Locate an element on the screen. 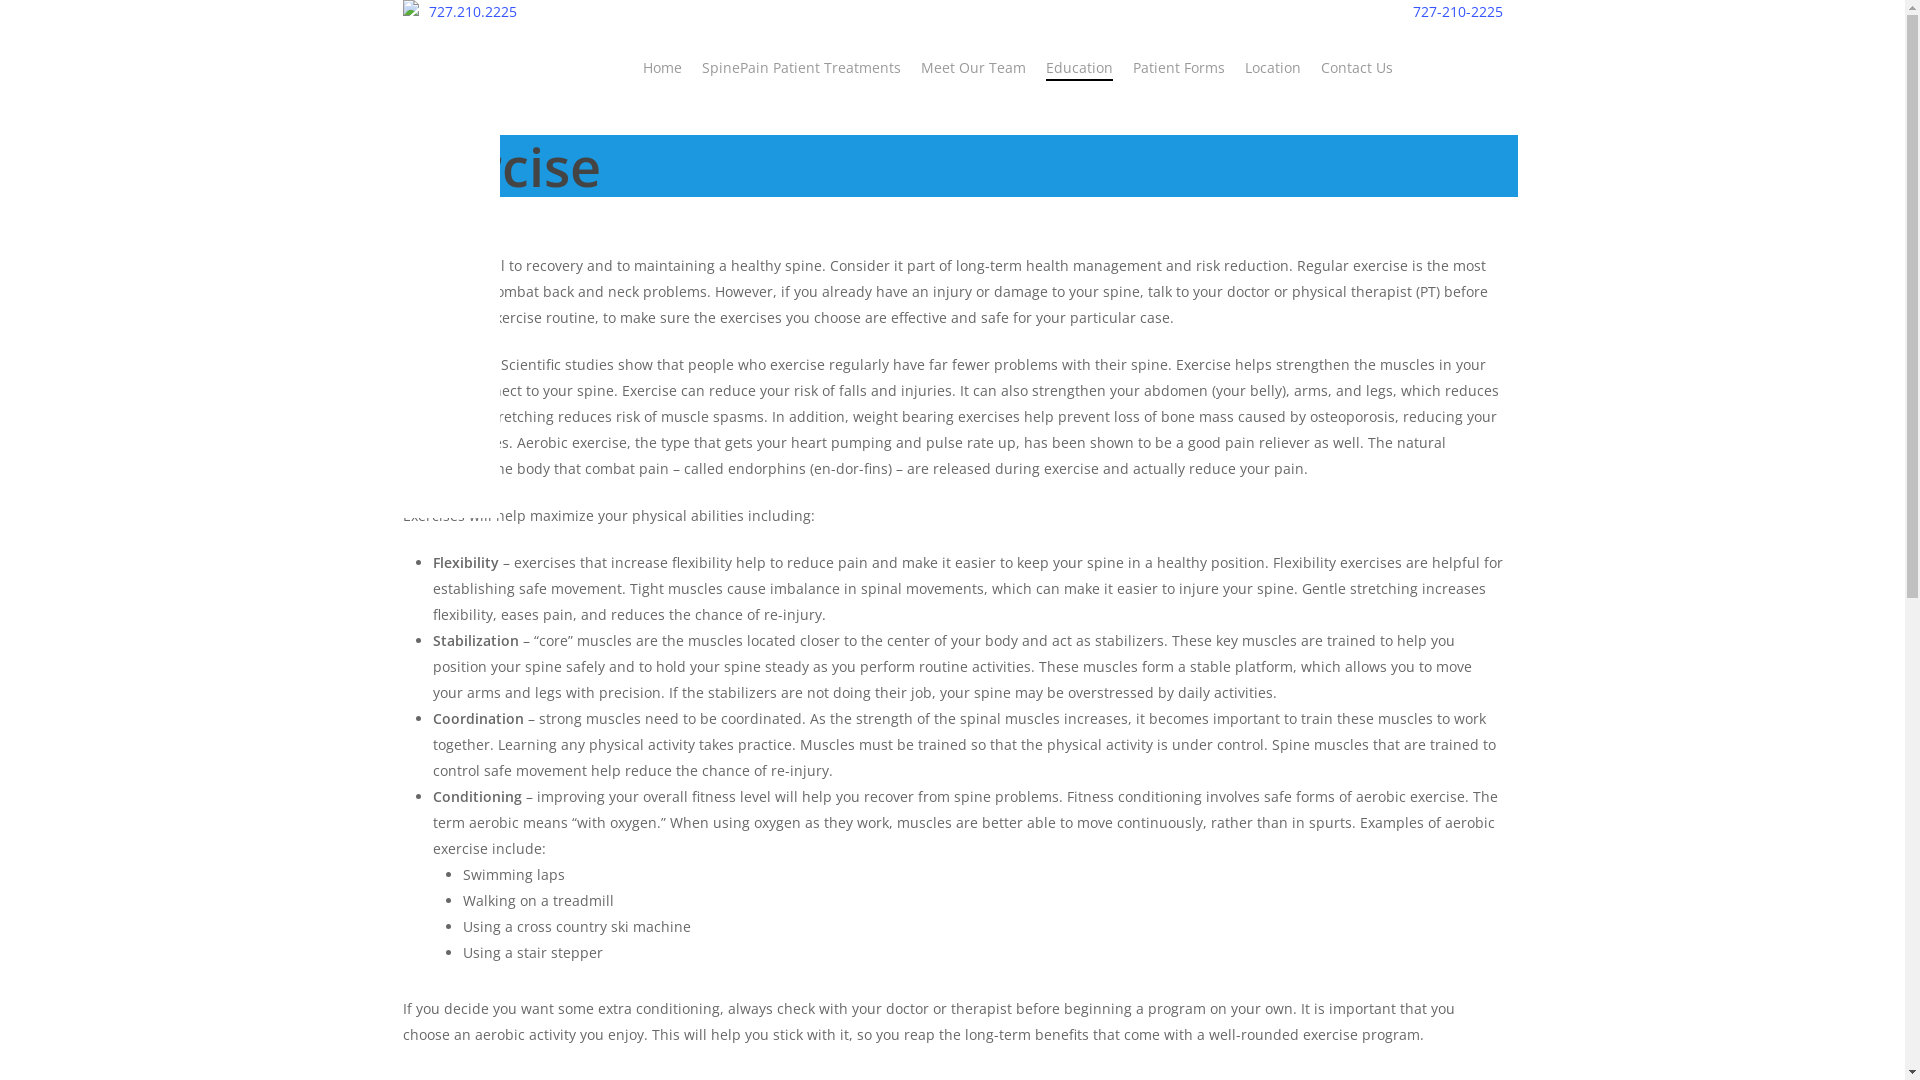  'Meet Our Team' is located at coordinates (972, 67).